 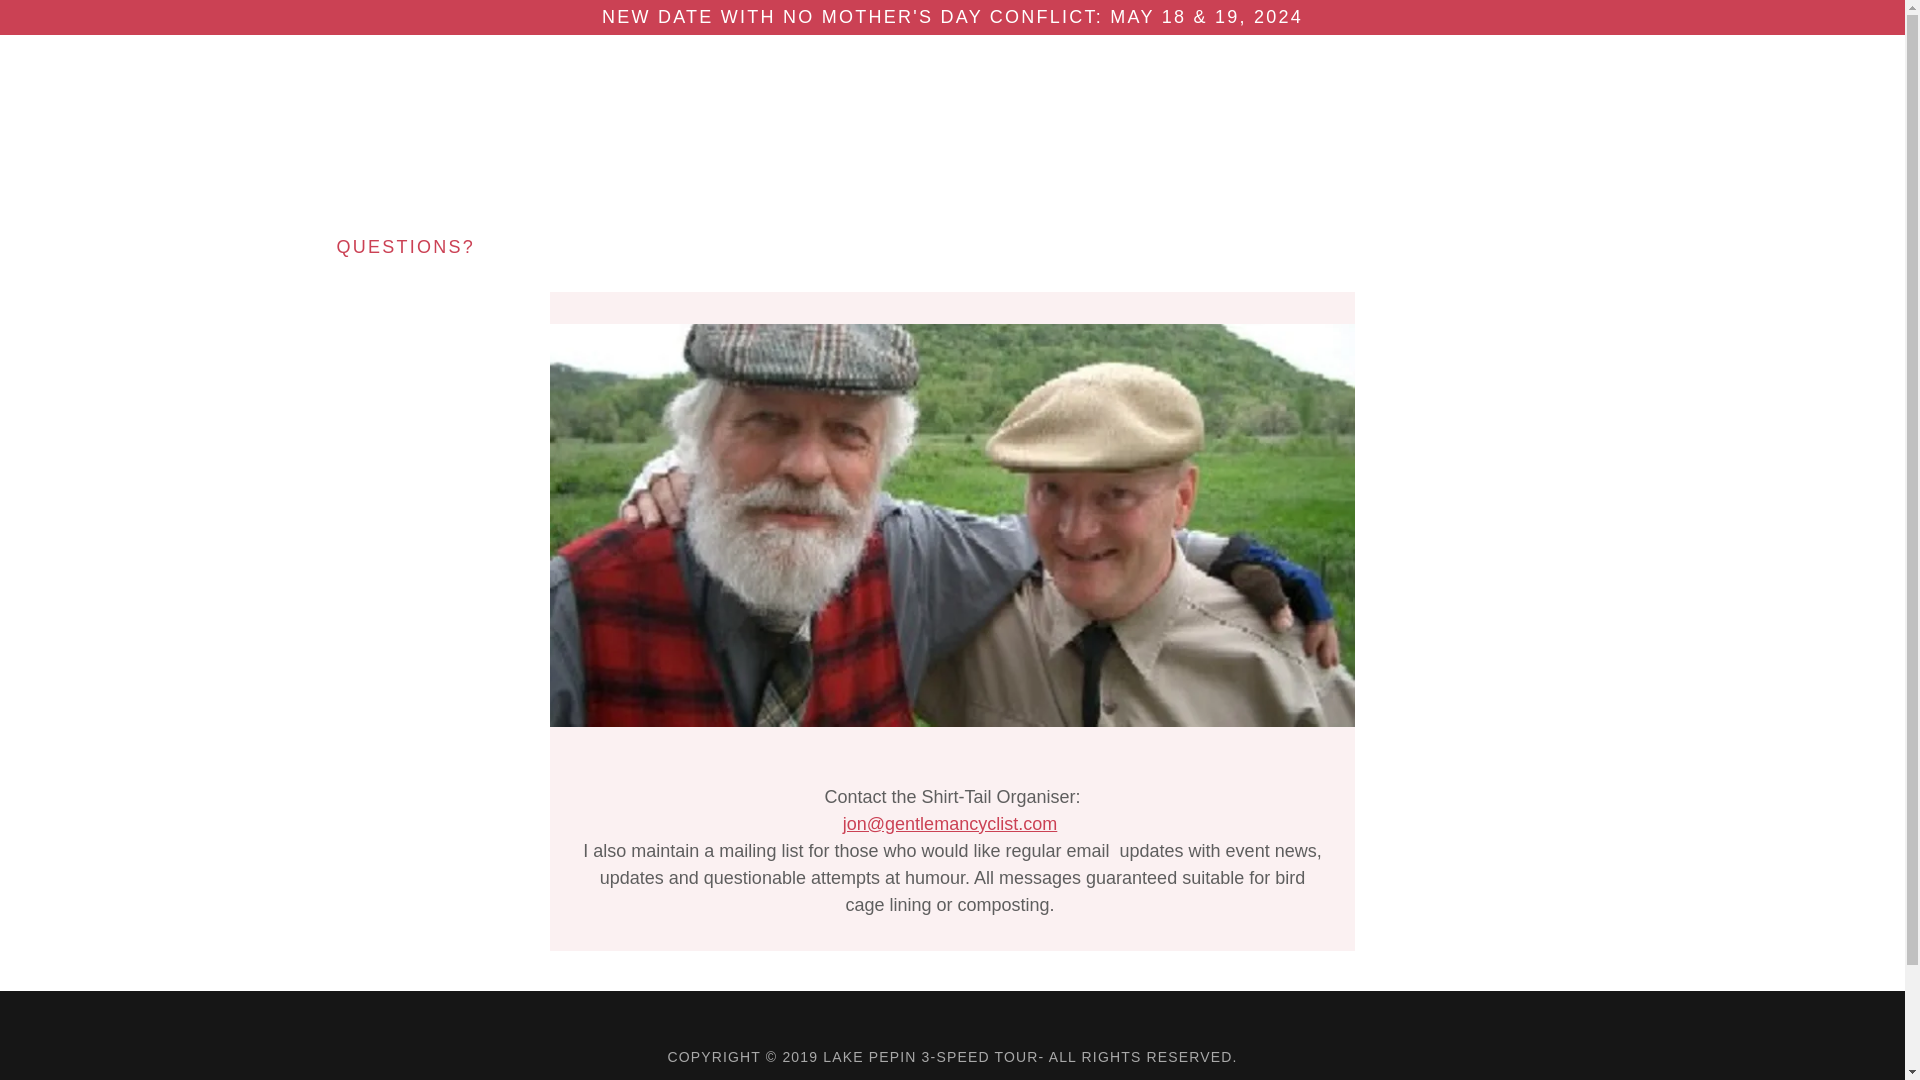 I want to click on 'jon@gentlemancyclist.com', so click(x=949, y=824).